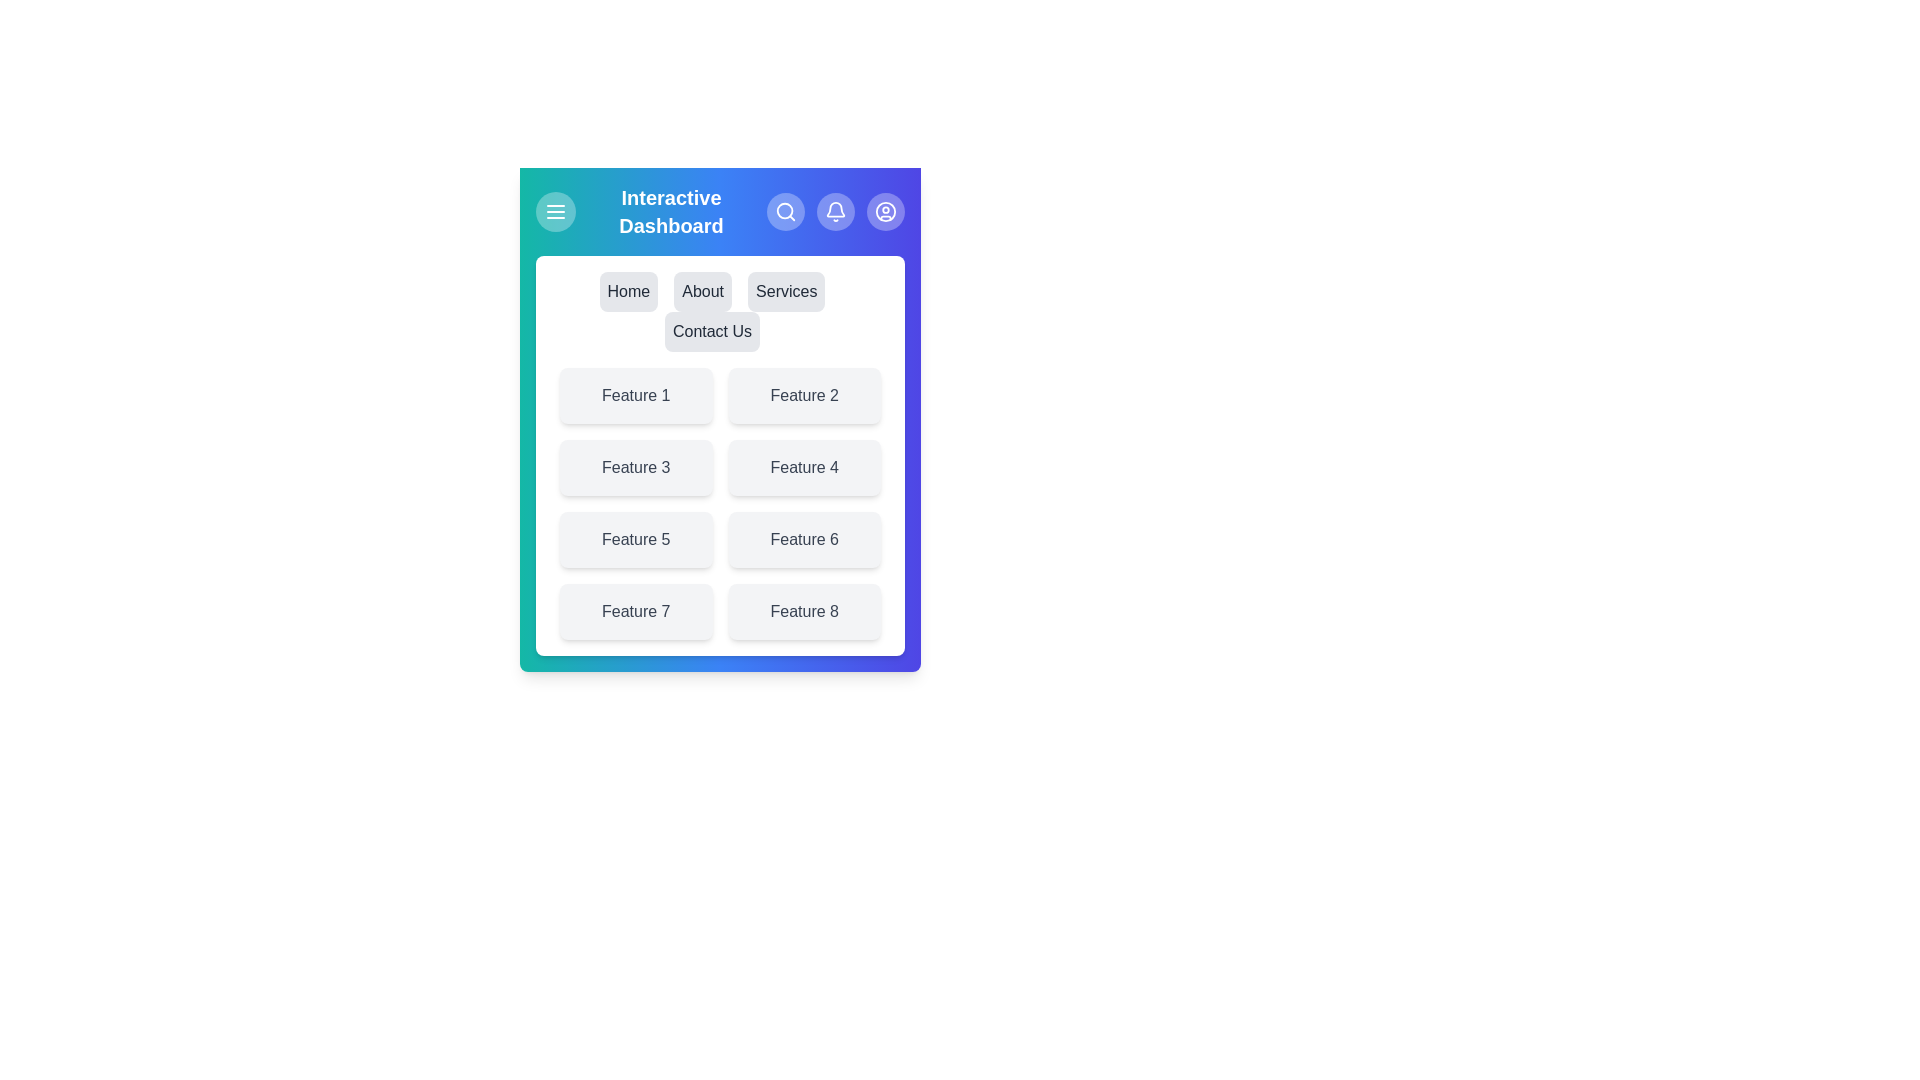  I want to click on the profile icon in the app bar, so click(885, 212).